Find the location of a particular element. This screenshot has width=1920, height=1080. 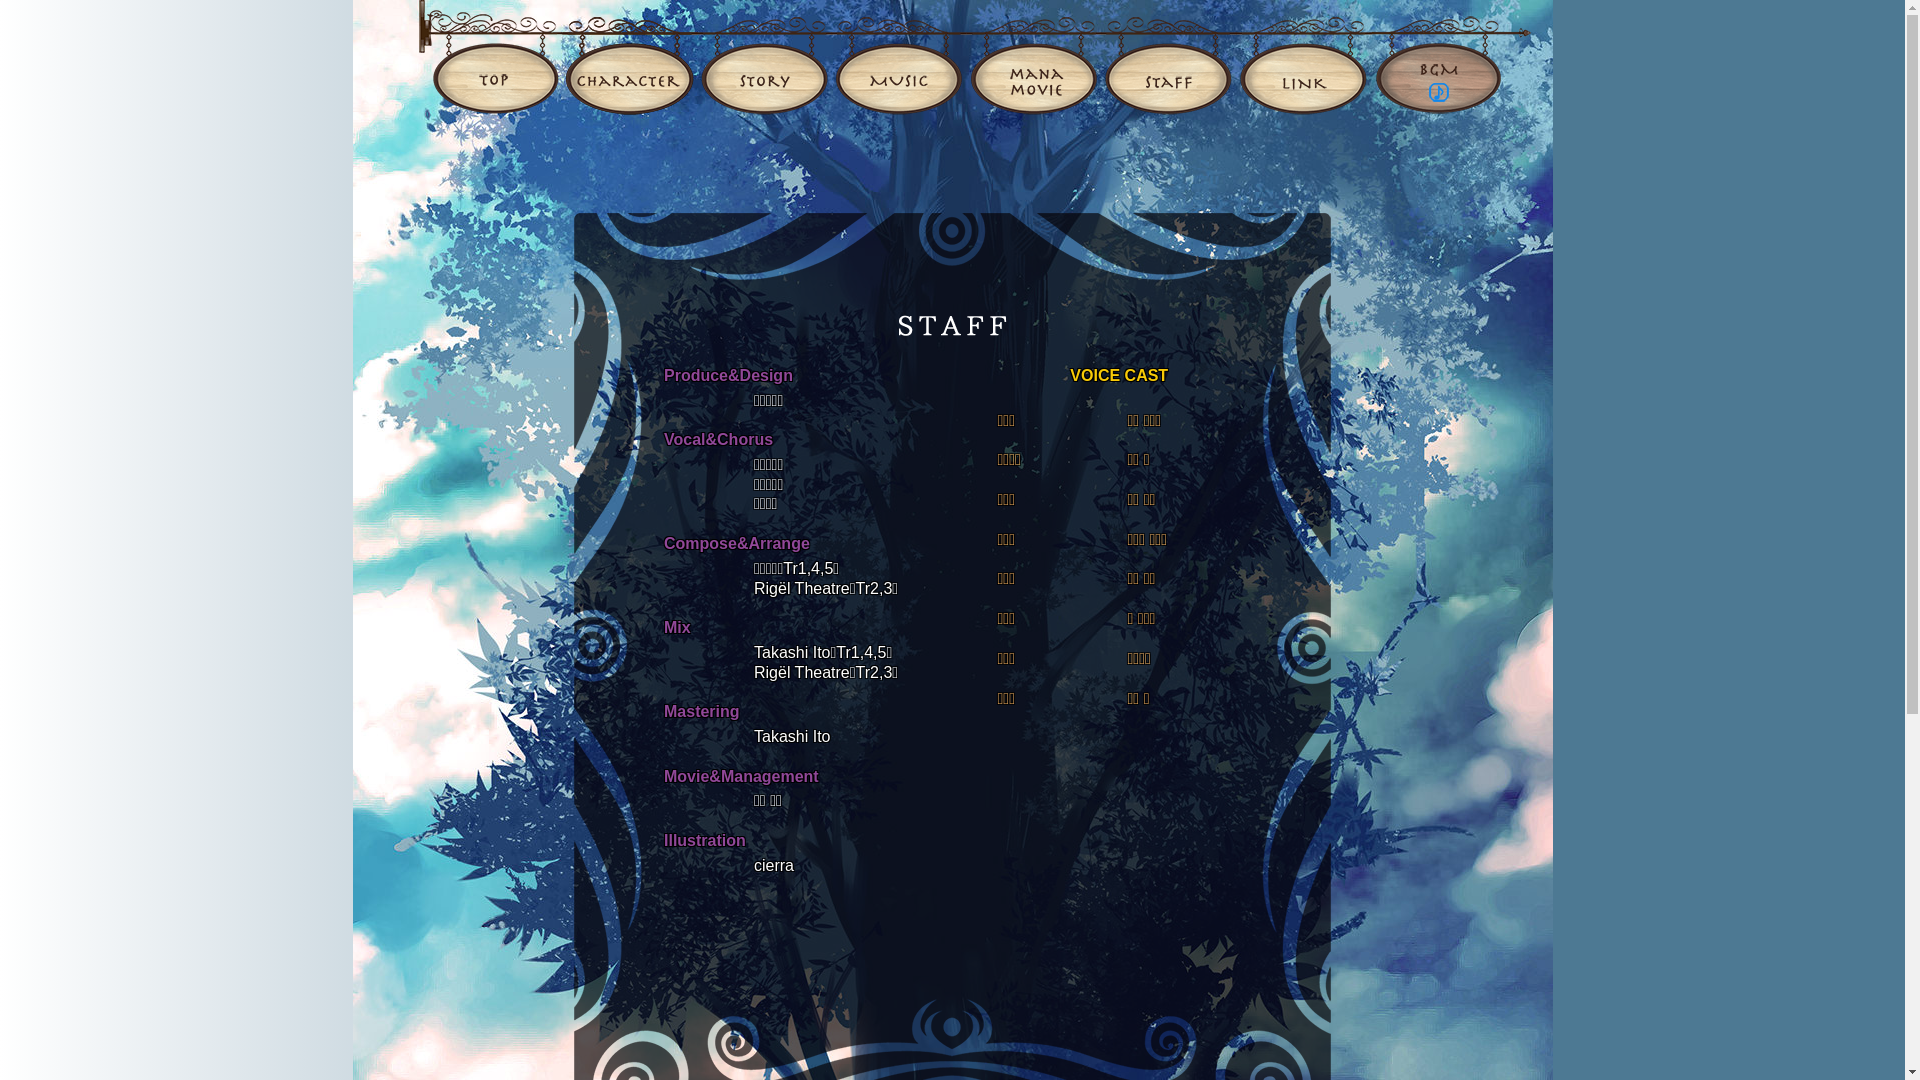

'CHARACTER' is located at coordinates (560, 56).